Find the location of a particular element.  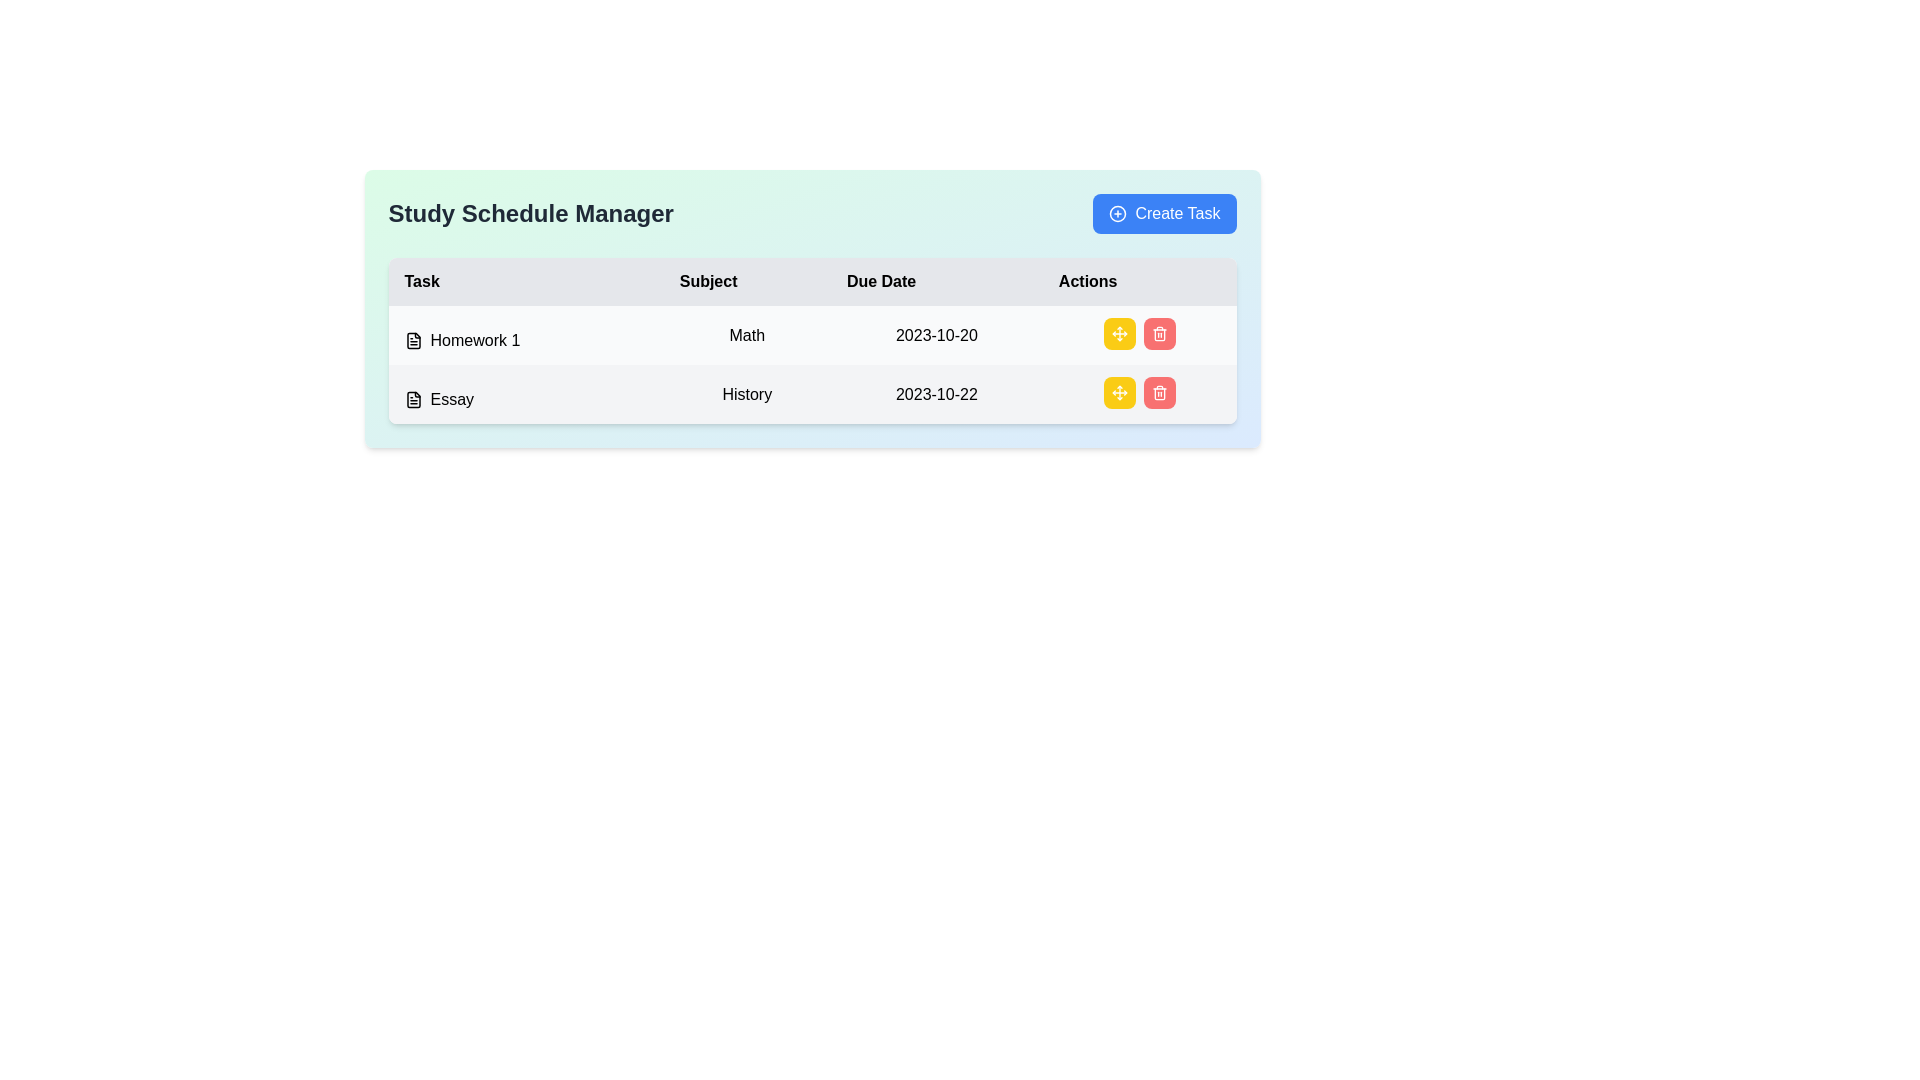

the yellow circular icon button with arrows pointing in four directions located in the 'Actions' column of the second row of the 'Study Schedule Manager' table is located at coordinates (1118, 393).